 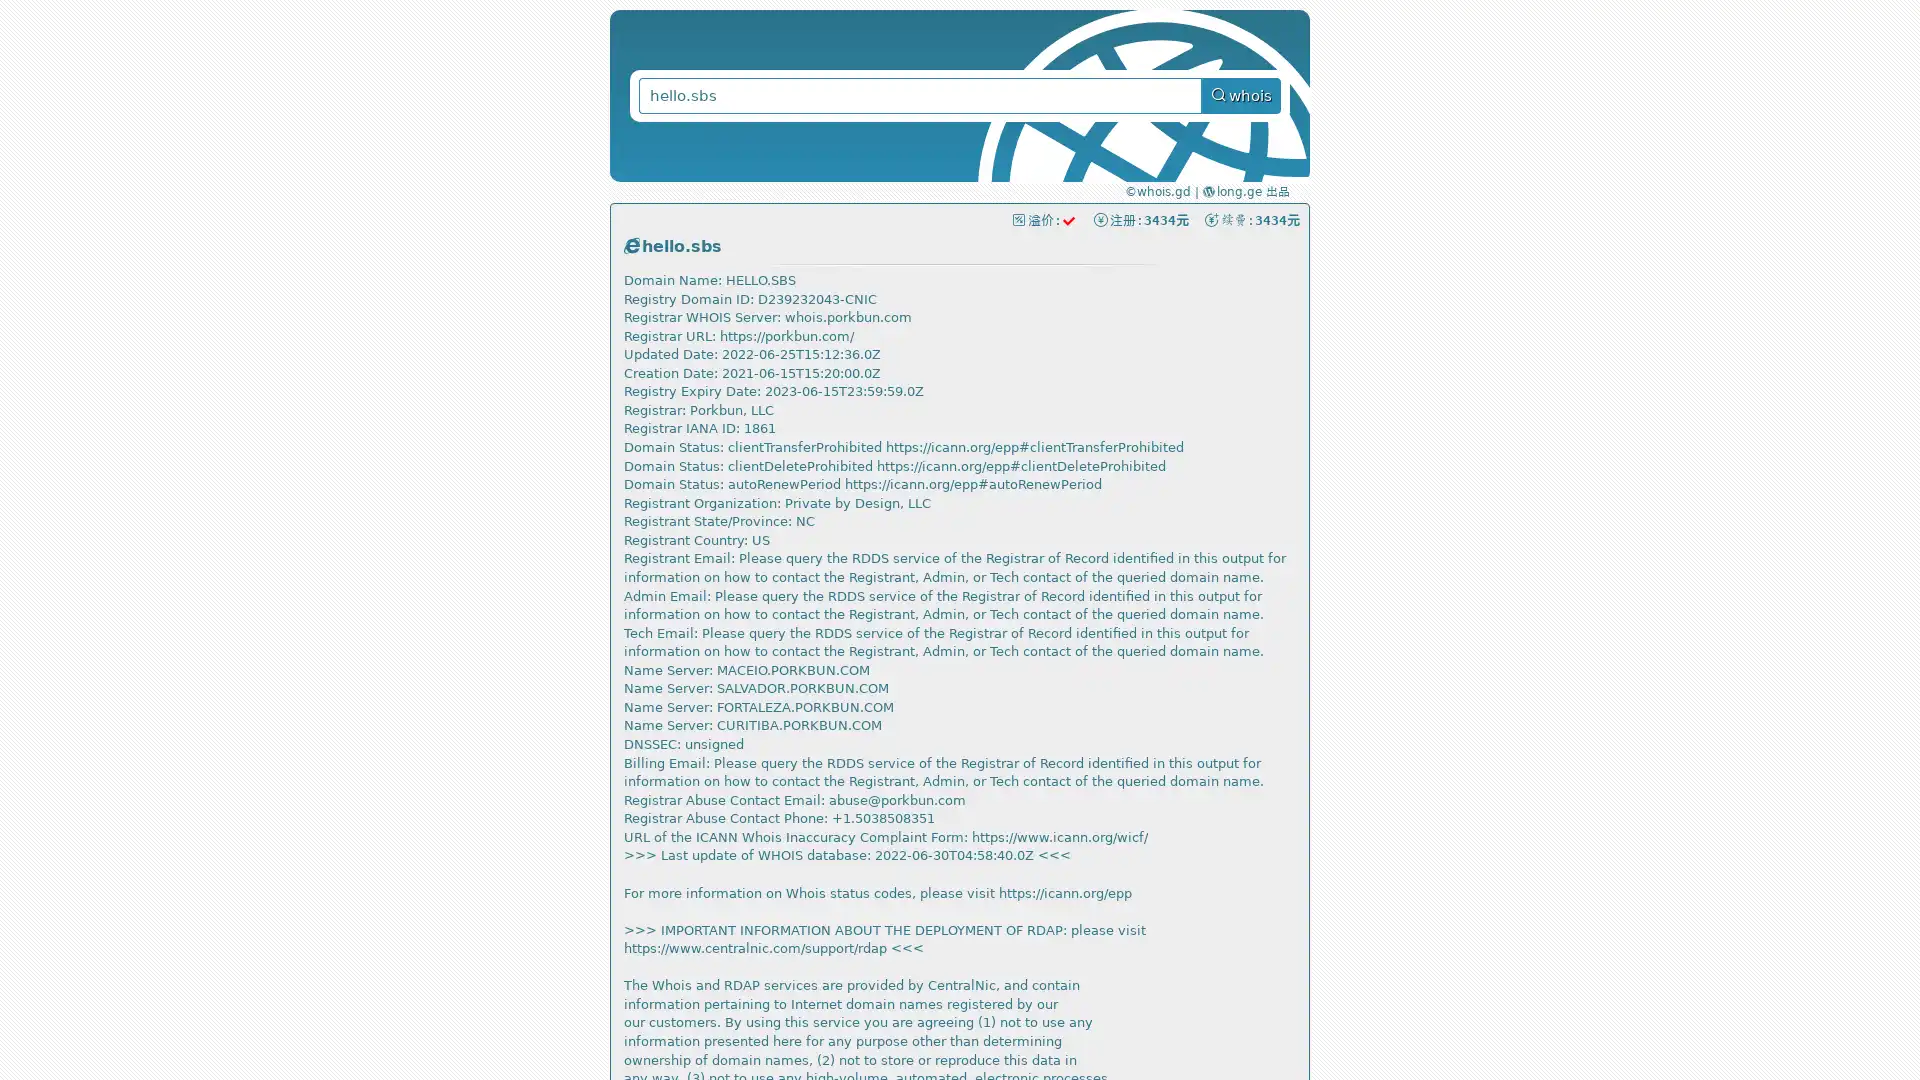 I want to click on whois, so click(x=1240, y=96).